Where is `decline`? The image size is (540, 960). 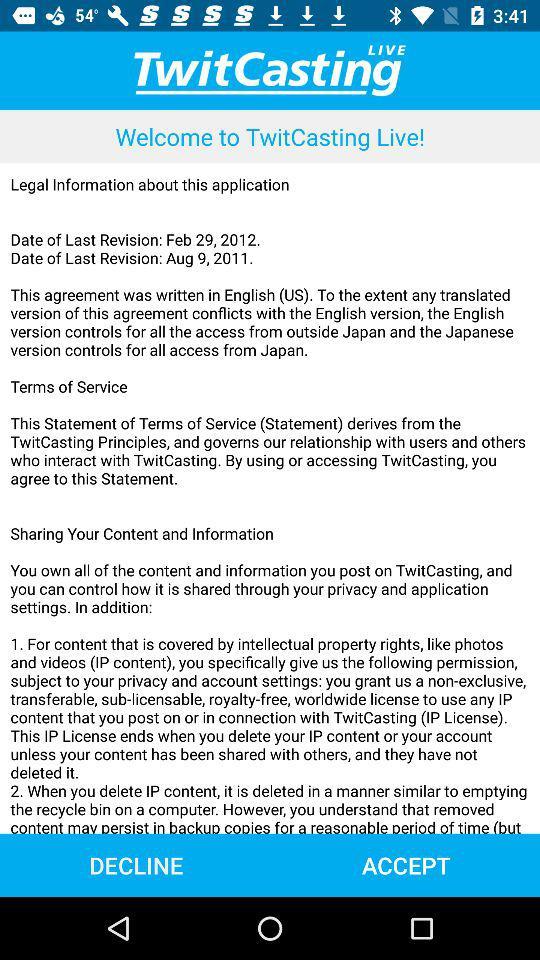 decline is located at coordinates (135, 864).